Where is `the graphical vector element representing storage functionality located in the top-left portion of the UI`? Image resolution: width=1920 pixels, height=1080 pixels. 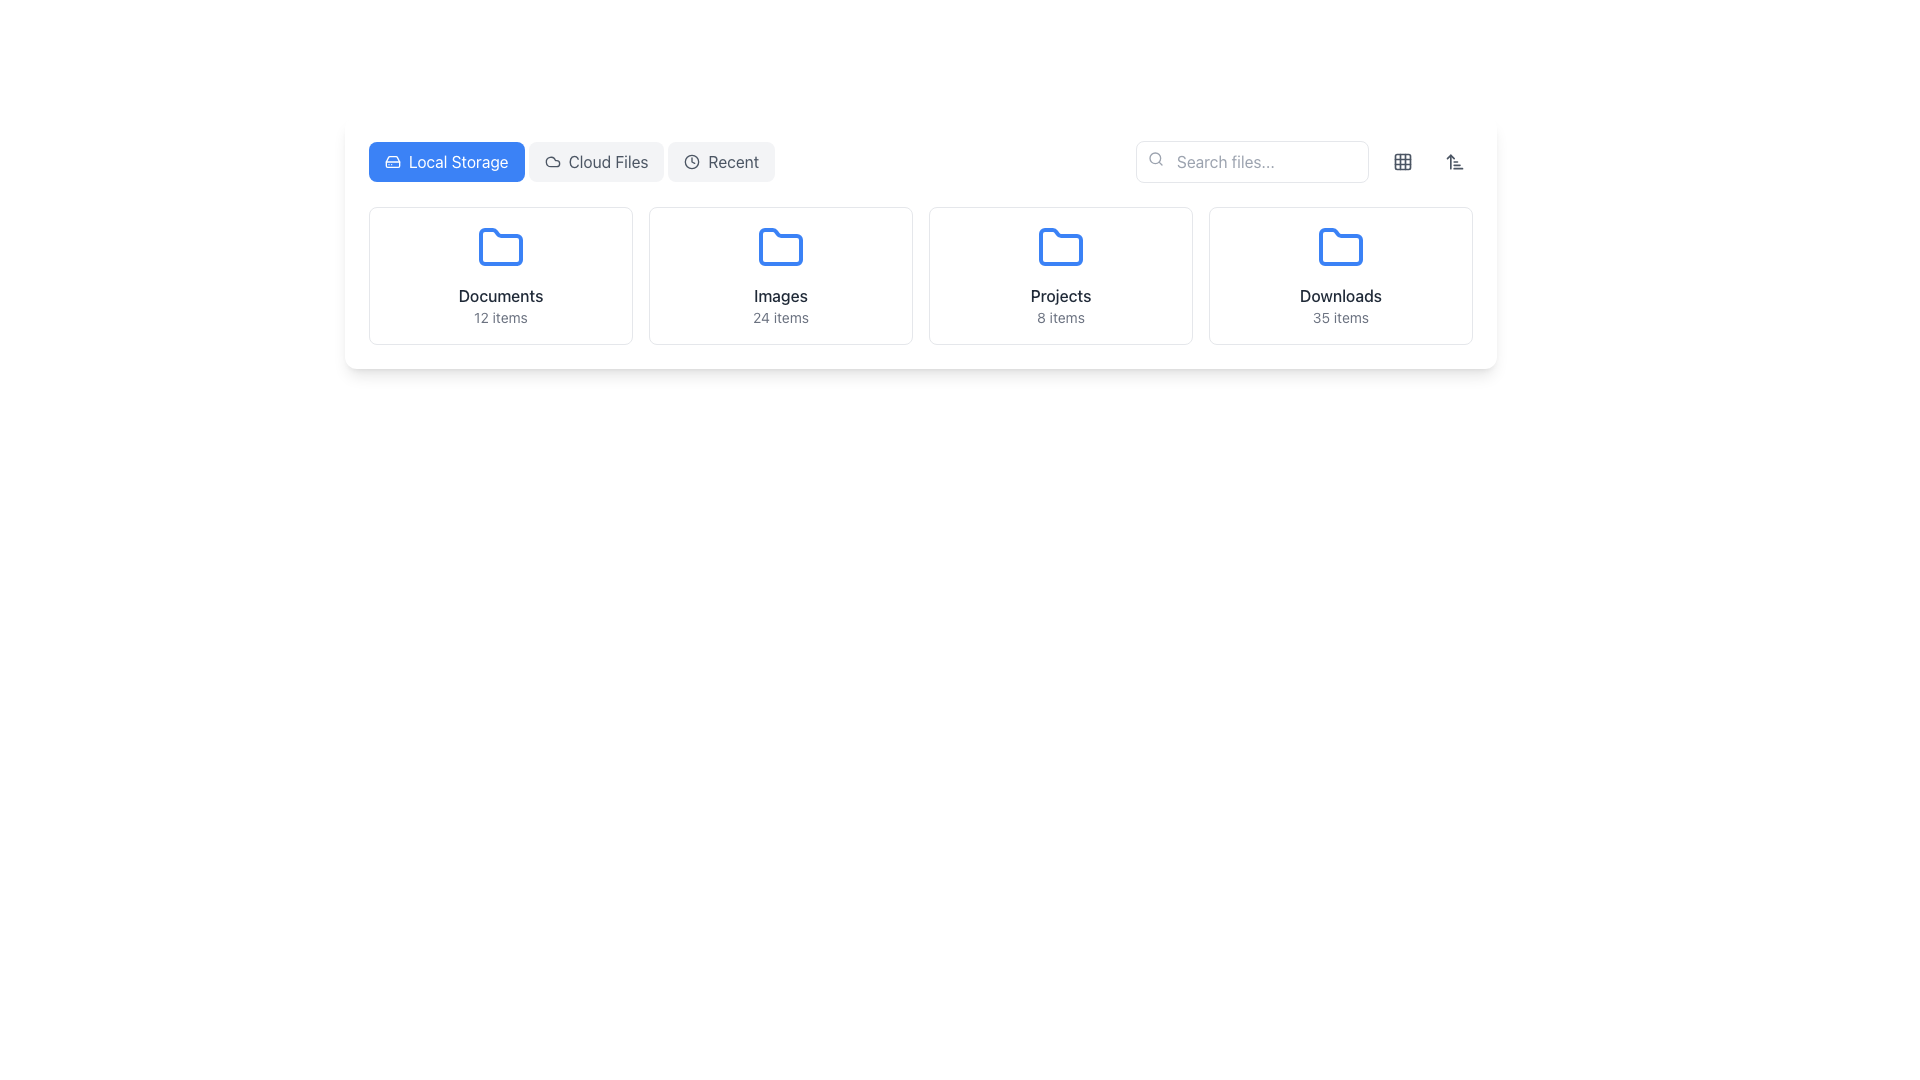 the graphical vector element representing storage functionality located in the top-left portion of the UI is located at coordinates (393, 161).